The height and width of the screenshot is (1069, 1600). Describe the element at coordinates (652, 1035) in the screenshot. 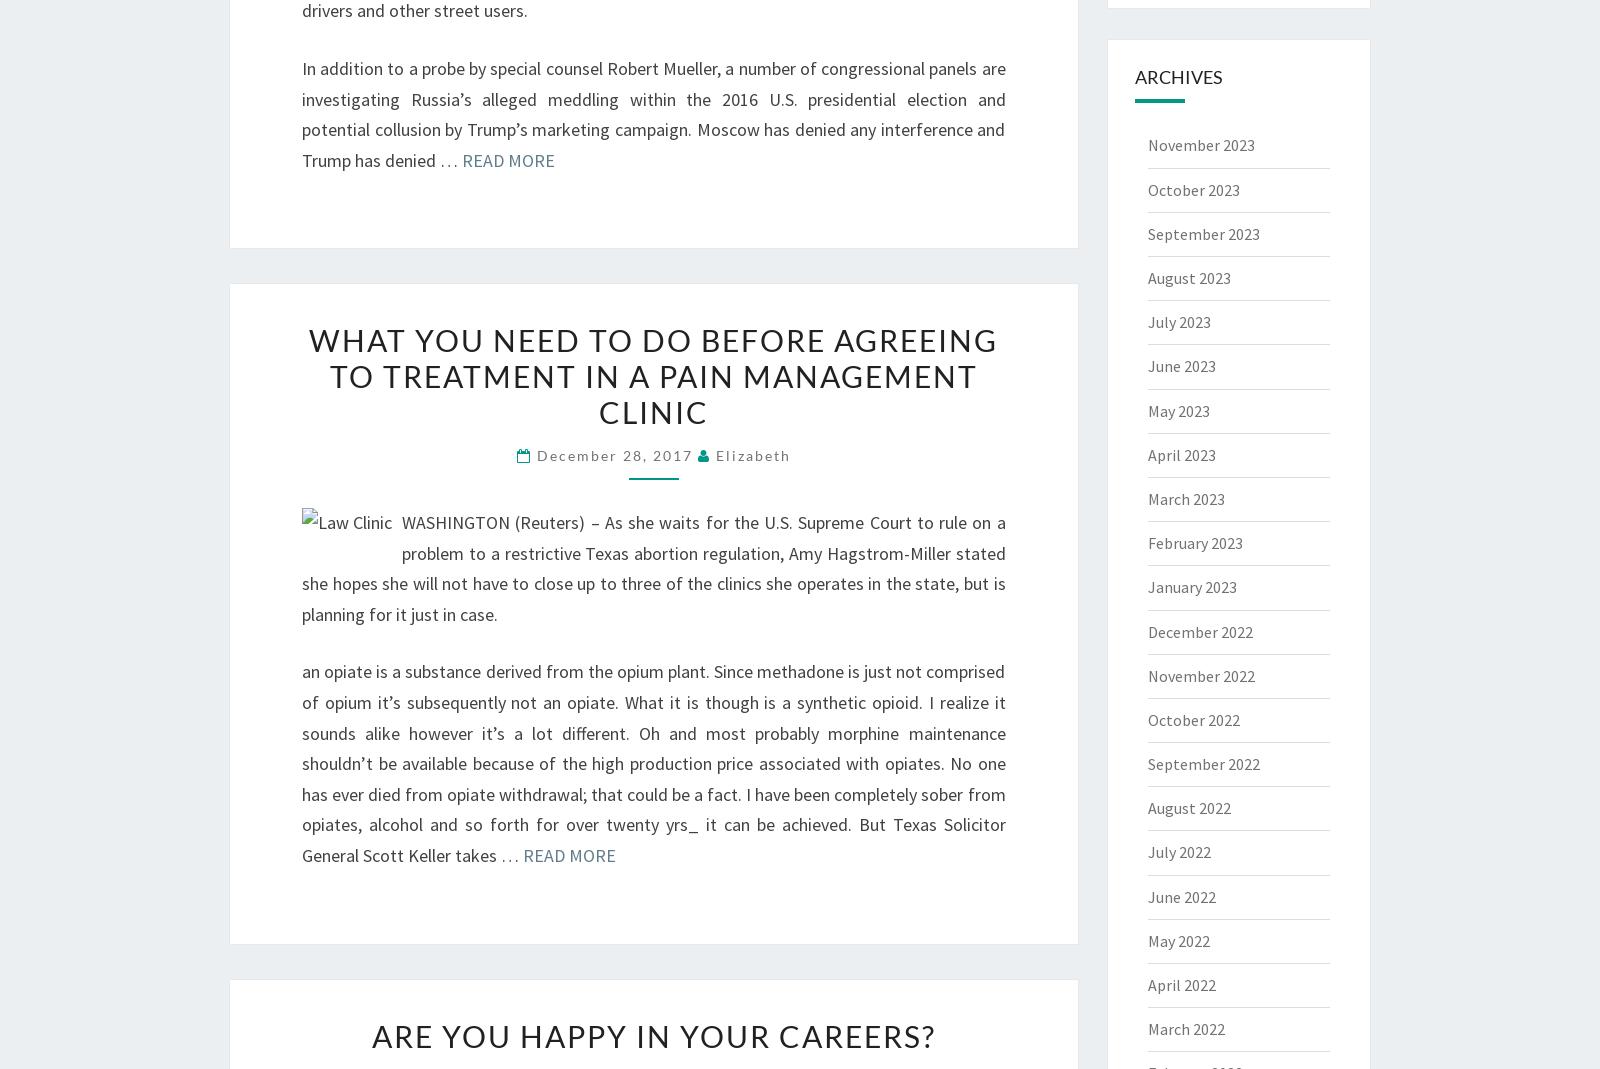

I see `'Are You Happy In Your Careers?'` at that location.